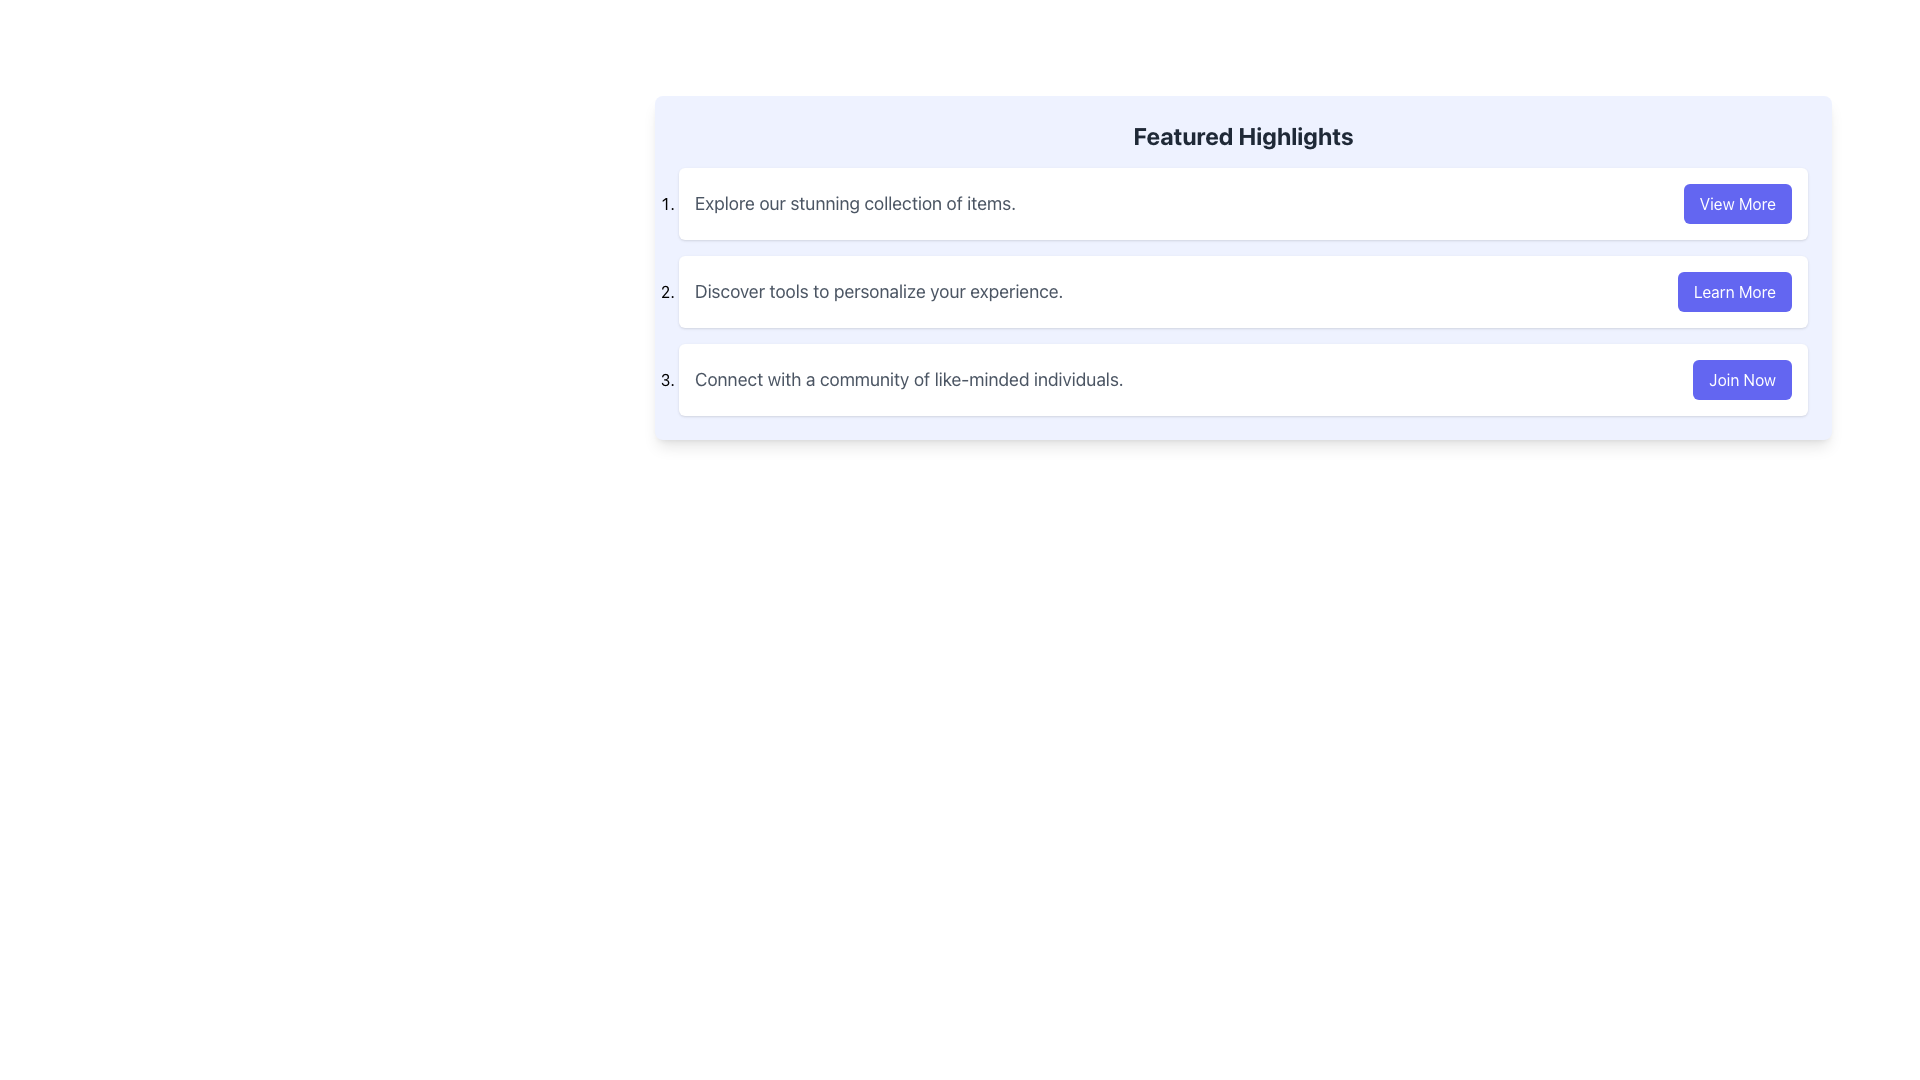 The height and width of the screenshot is (1080, 1920). Describe the element at coordinates (908, 380) in the screenshot. I see `the text label displaying 'Connect with a community of like-minded individuals,' which is styled in gray and positioned to the left of the 'Join Now' button in the third section of the layout` at that location.